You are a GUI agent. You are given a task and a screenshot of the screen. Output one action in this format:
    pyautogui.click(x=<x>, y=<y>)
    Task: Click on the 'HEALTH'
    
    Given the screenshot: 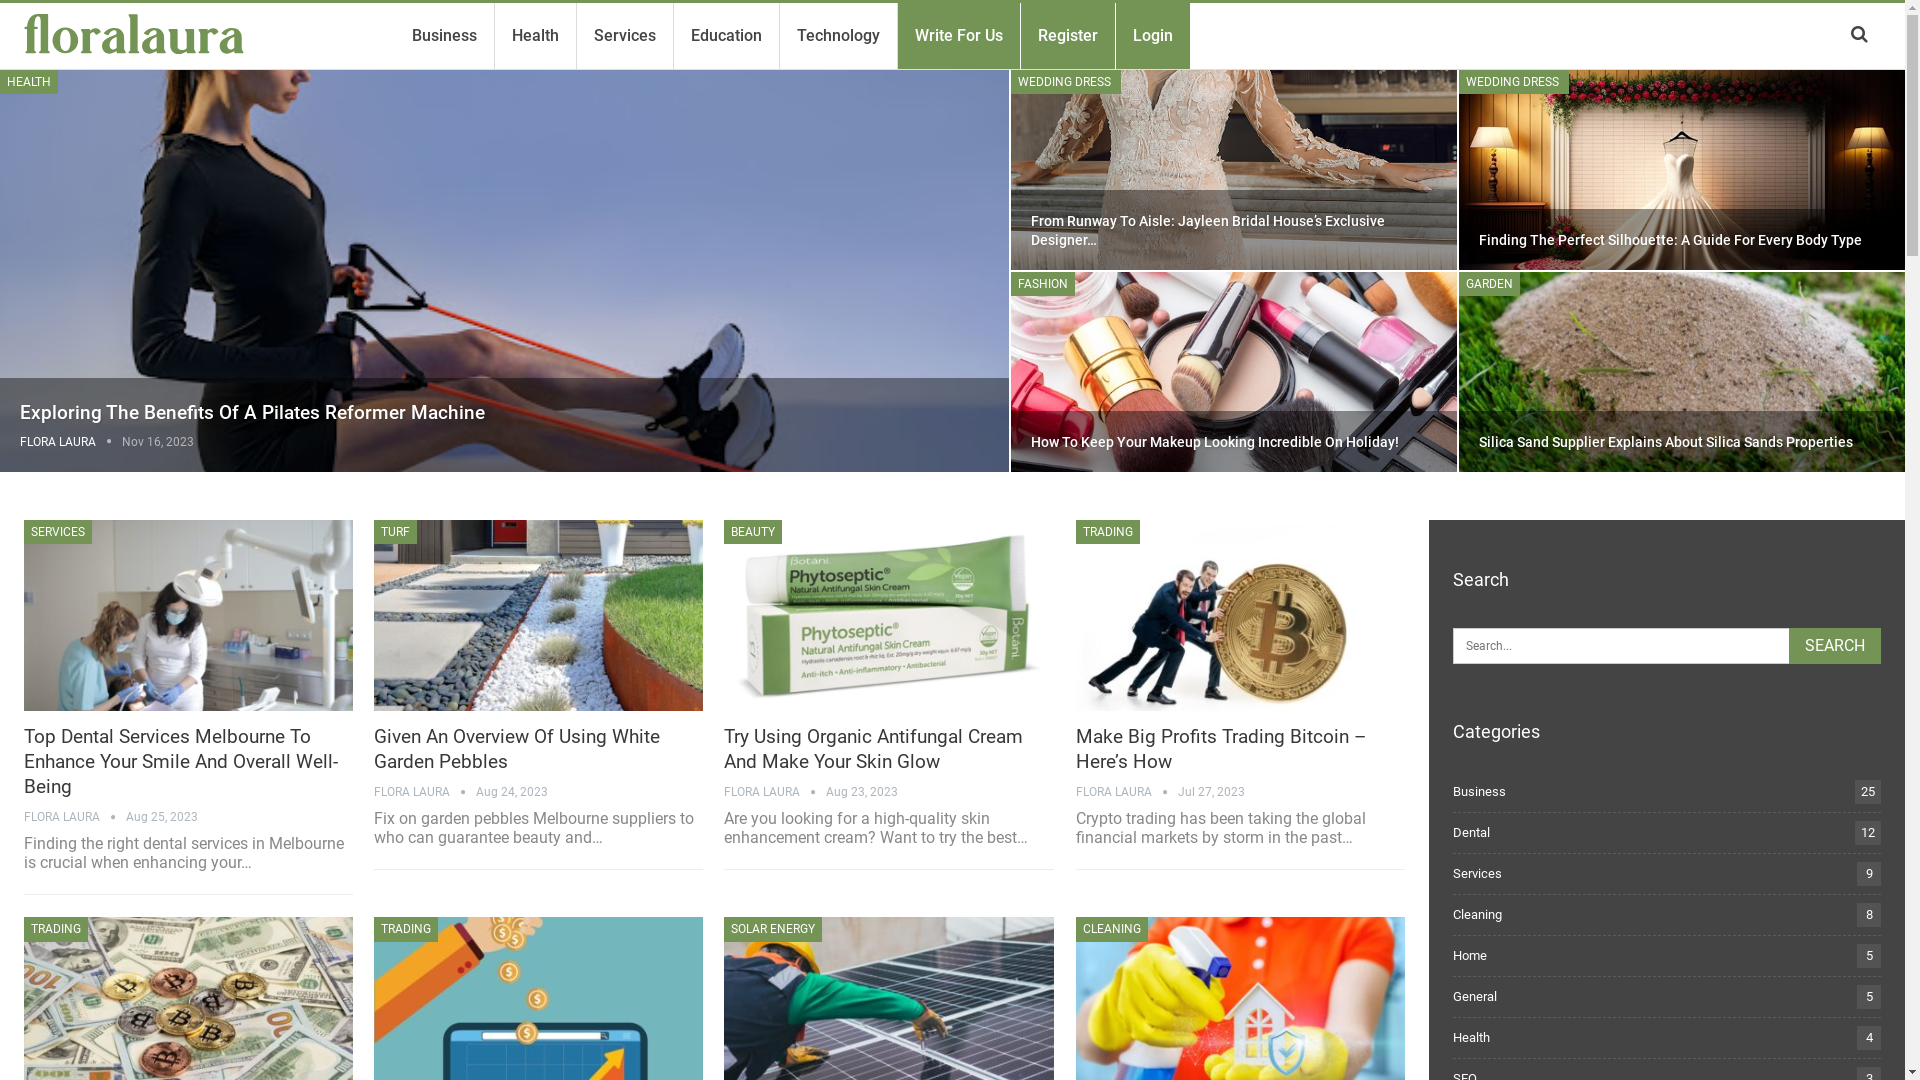 What is the action you would take?
    pyautogui.click(x=0, y=80)
    